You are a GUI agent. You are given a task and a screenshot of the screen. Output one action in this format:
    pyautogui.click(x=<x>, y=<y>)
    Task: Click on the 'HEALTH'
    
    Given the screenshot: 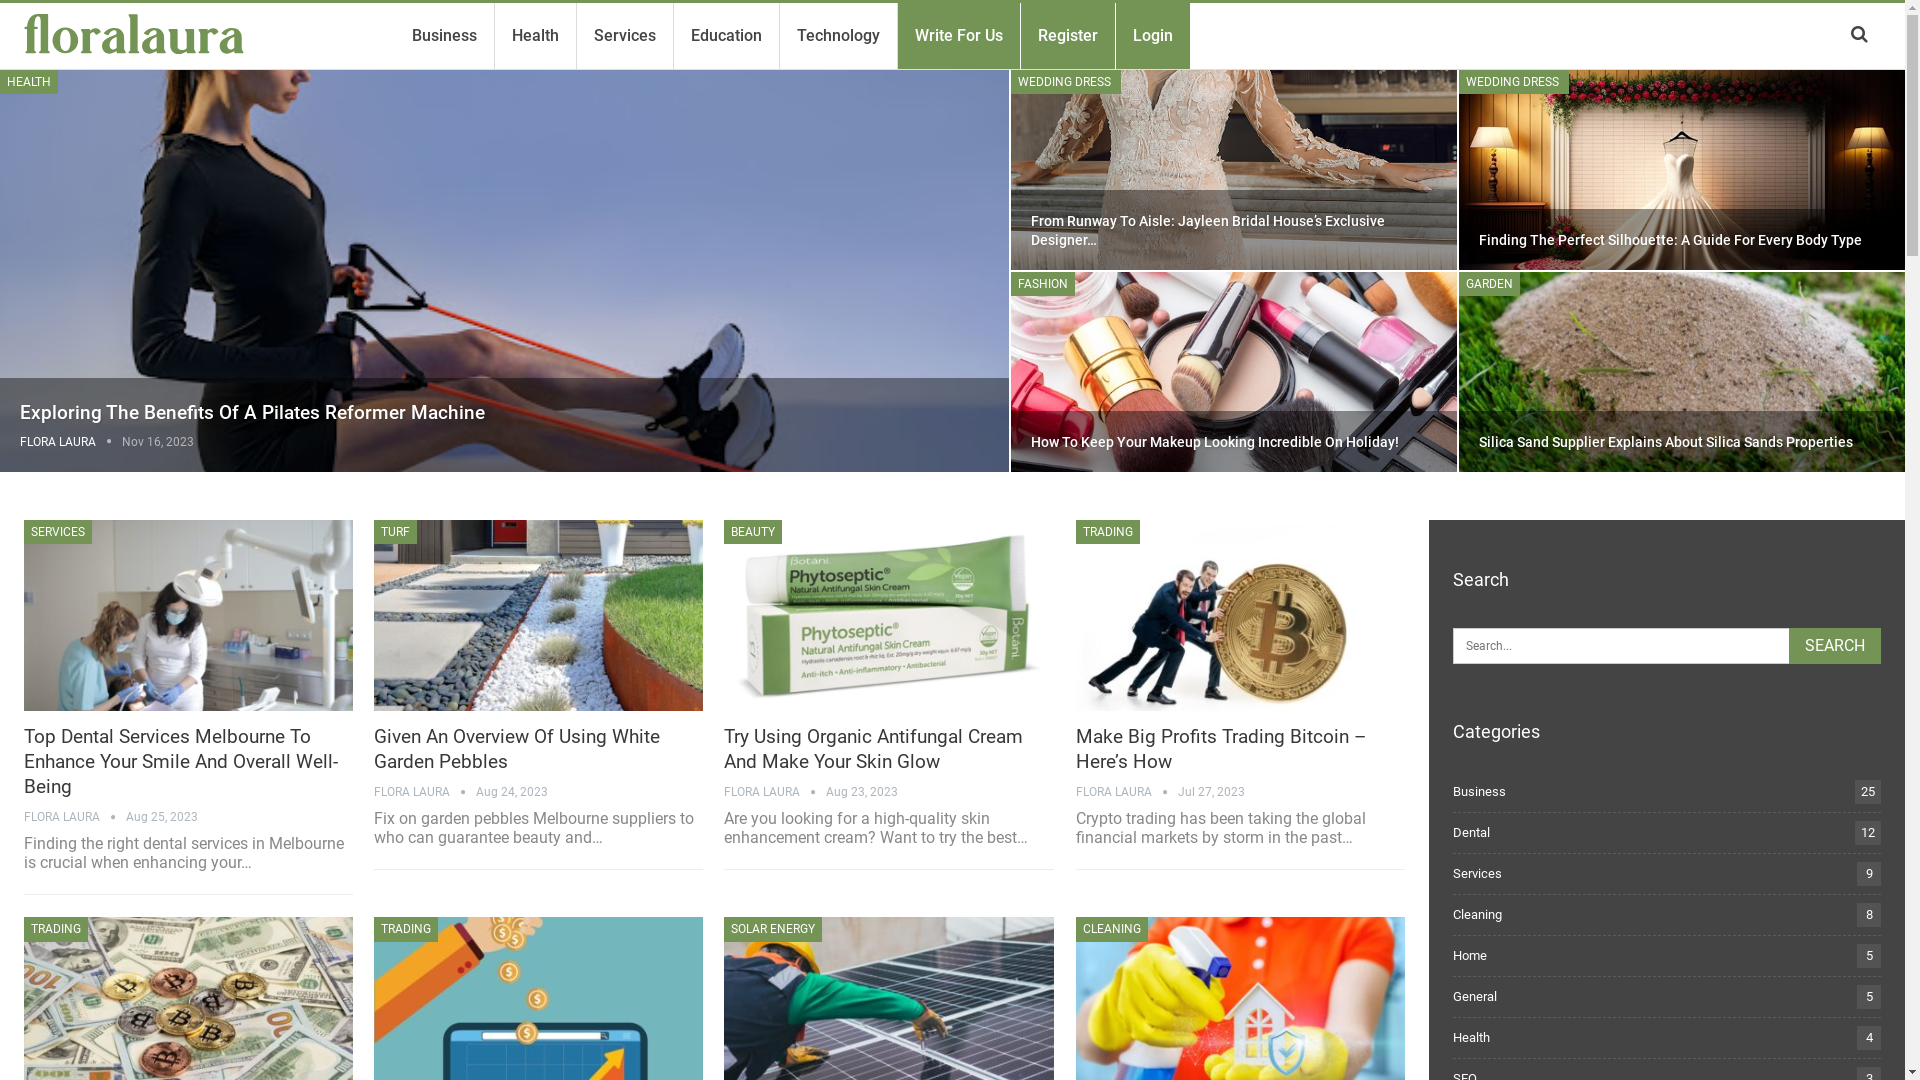 What is the action you would take?
    pyautogui.click(x=0, y=80)
    